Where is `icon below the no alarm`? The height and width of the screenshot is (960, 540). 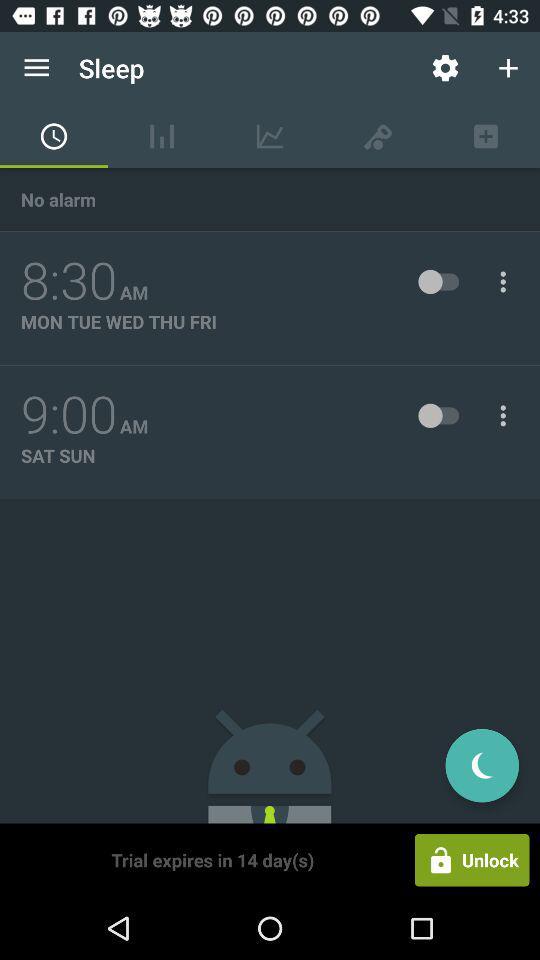 icon below the no alarm is located at coordinates (68, 280).